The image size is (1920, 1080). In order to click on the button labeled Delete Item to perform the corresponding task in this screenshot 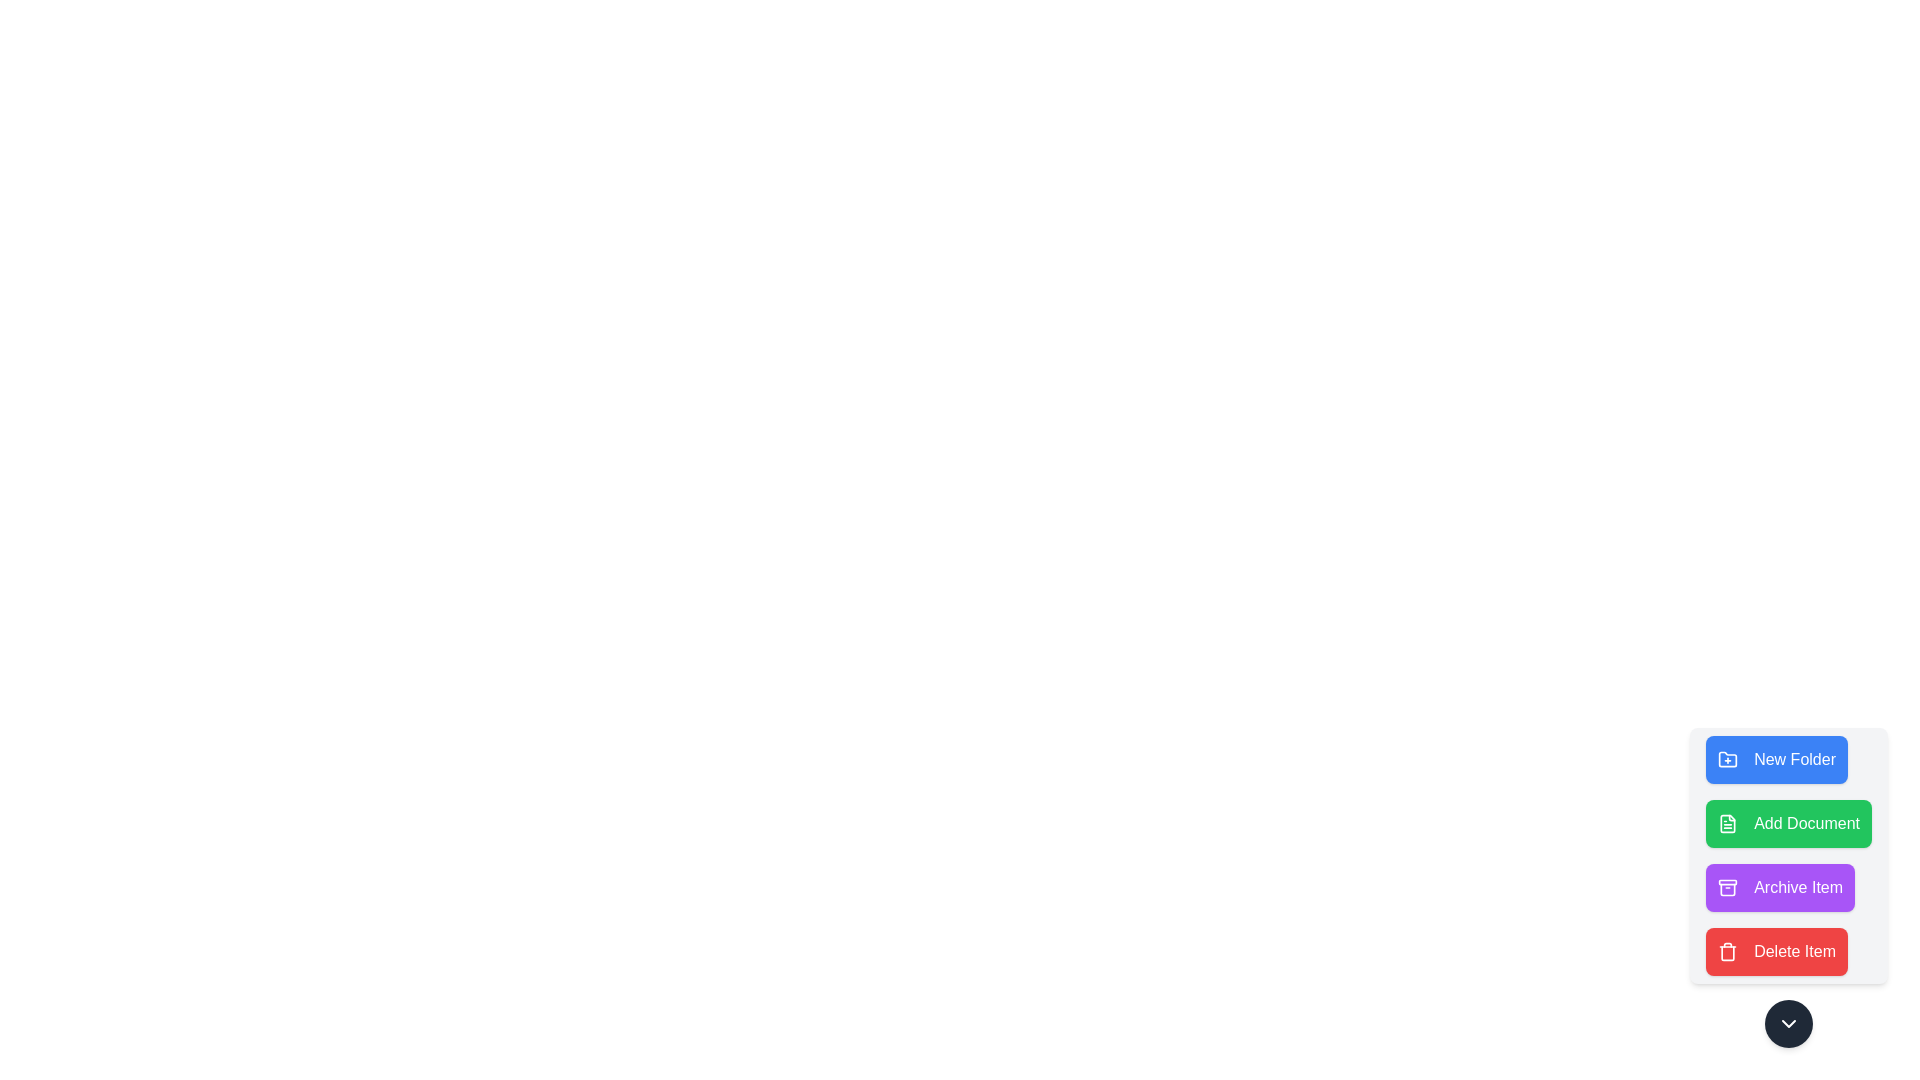, I will do `click(1777, 951)`.